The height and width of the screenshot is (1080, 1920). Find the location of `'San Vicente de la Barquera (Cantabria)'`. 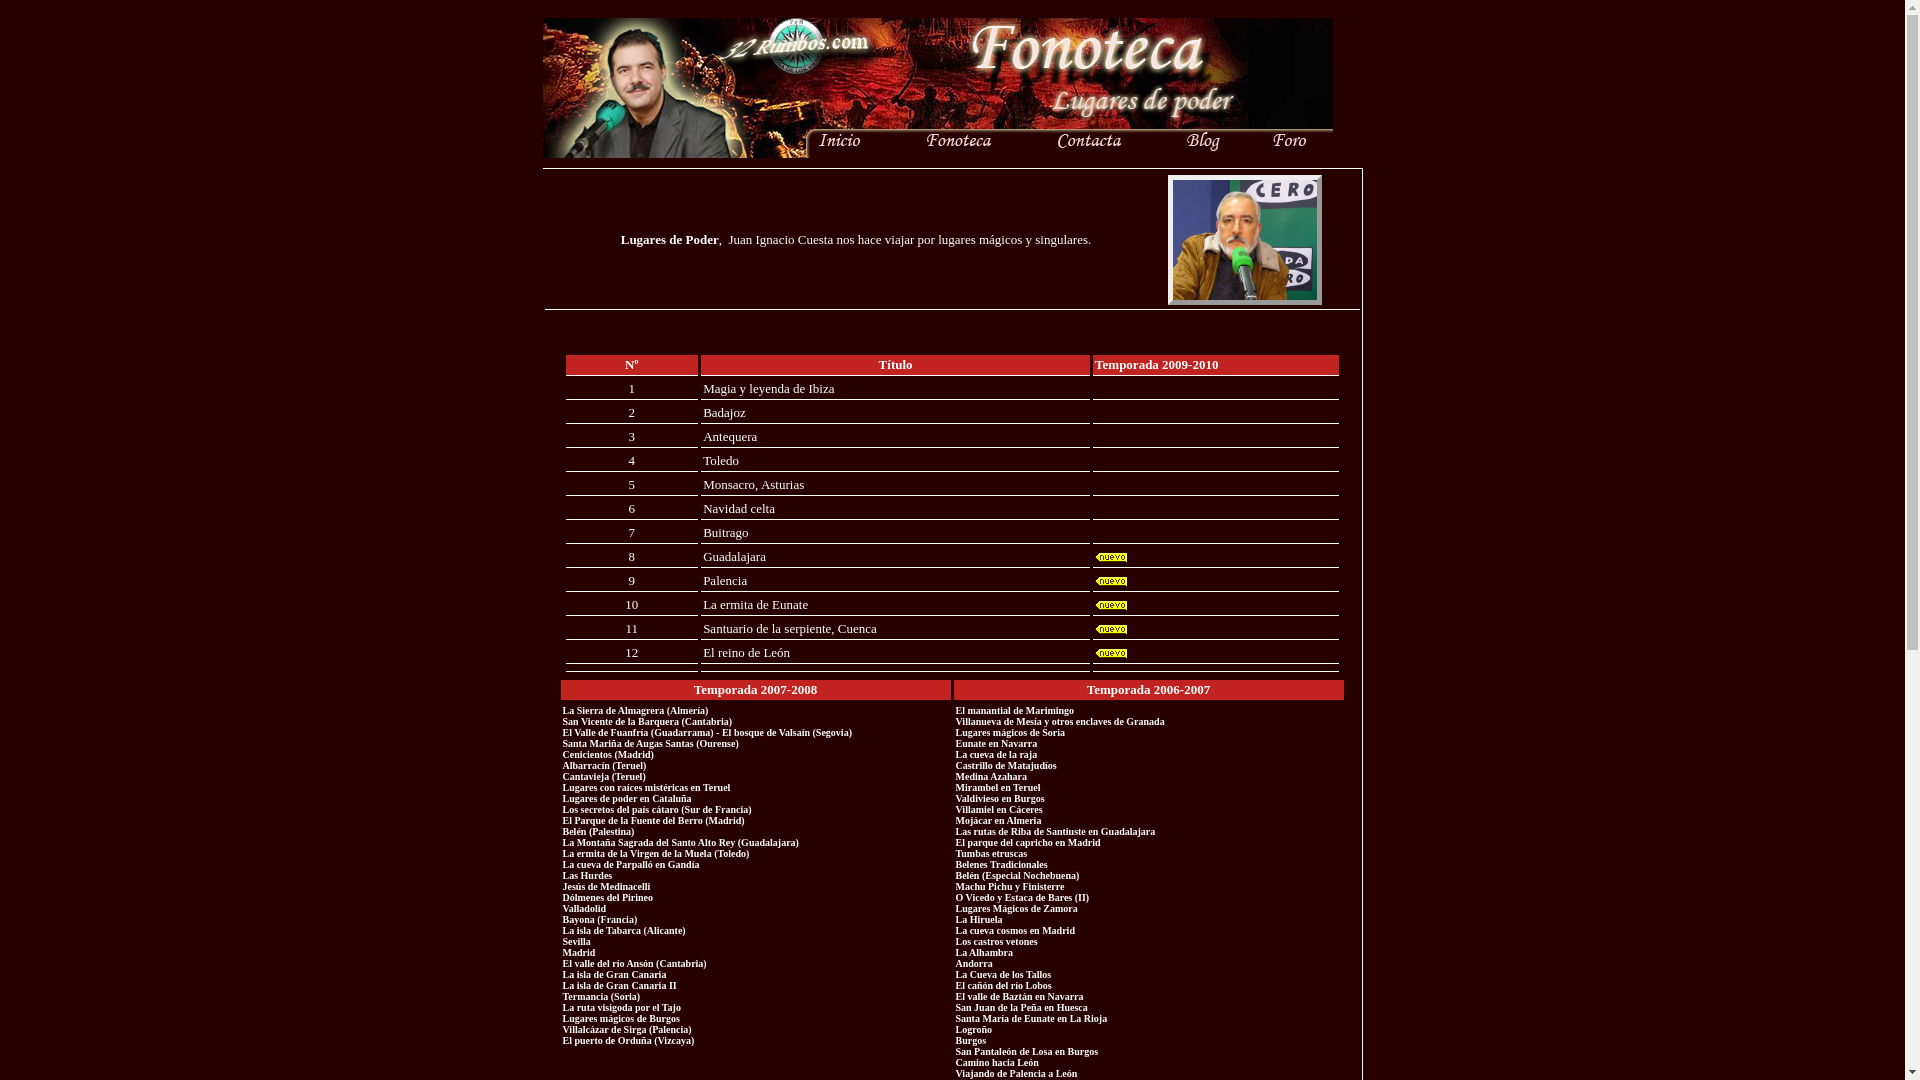

'San Vicente de la Barquera (Cantabria)' is located at coordinates (647, 721).